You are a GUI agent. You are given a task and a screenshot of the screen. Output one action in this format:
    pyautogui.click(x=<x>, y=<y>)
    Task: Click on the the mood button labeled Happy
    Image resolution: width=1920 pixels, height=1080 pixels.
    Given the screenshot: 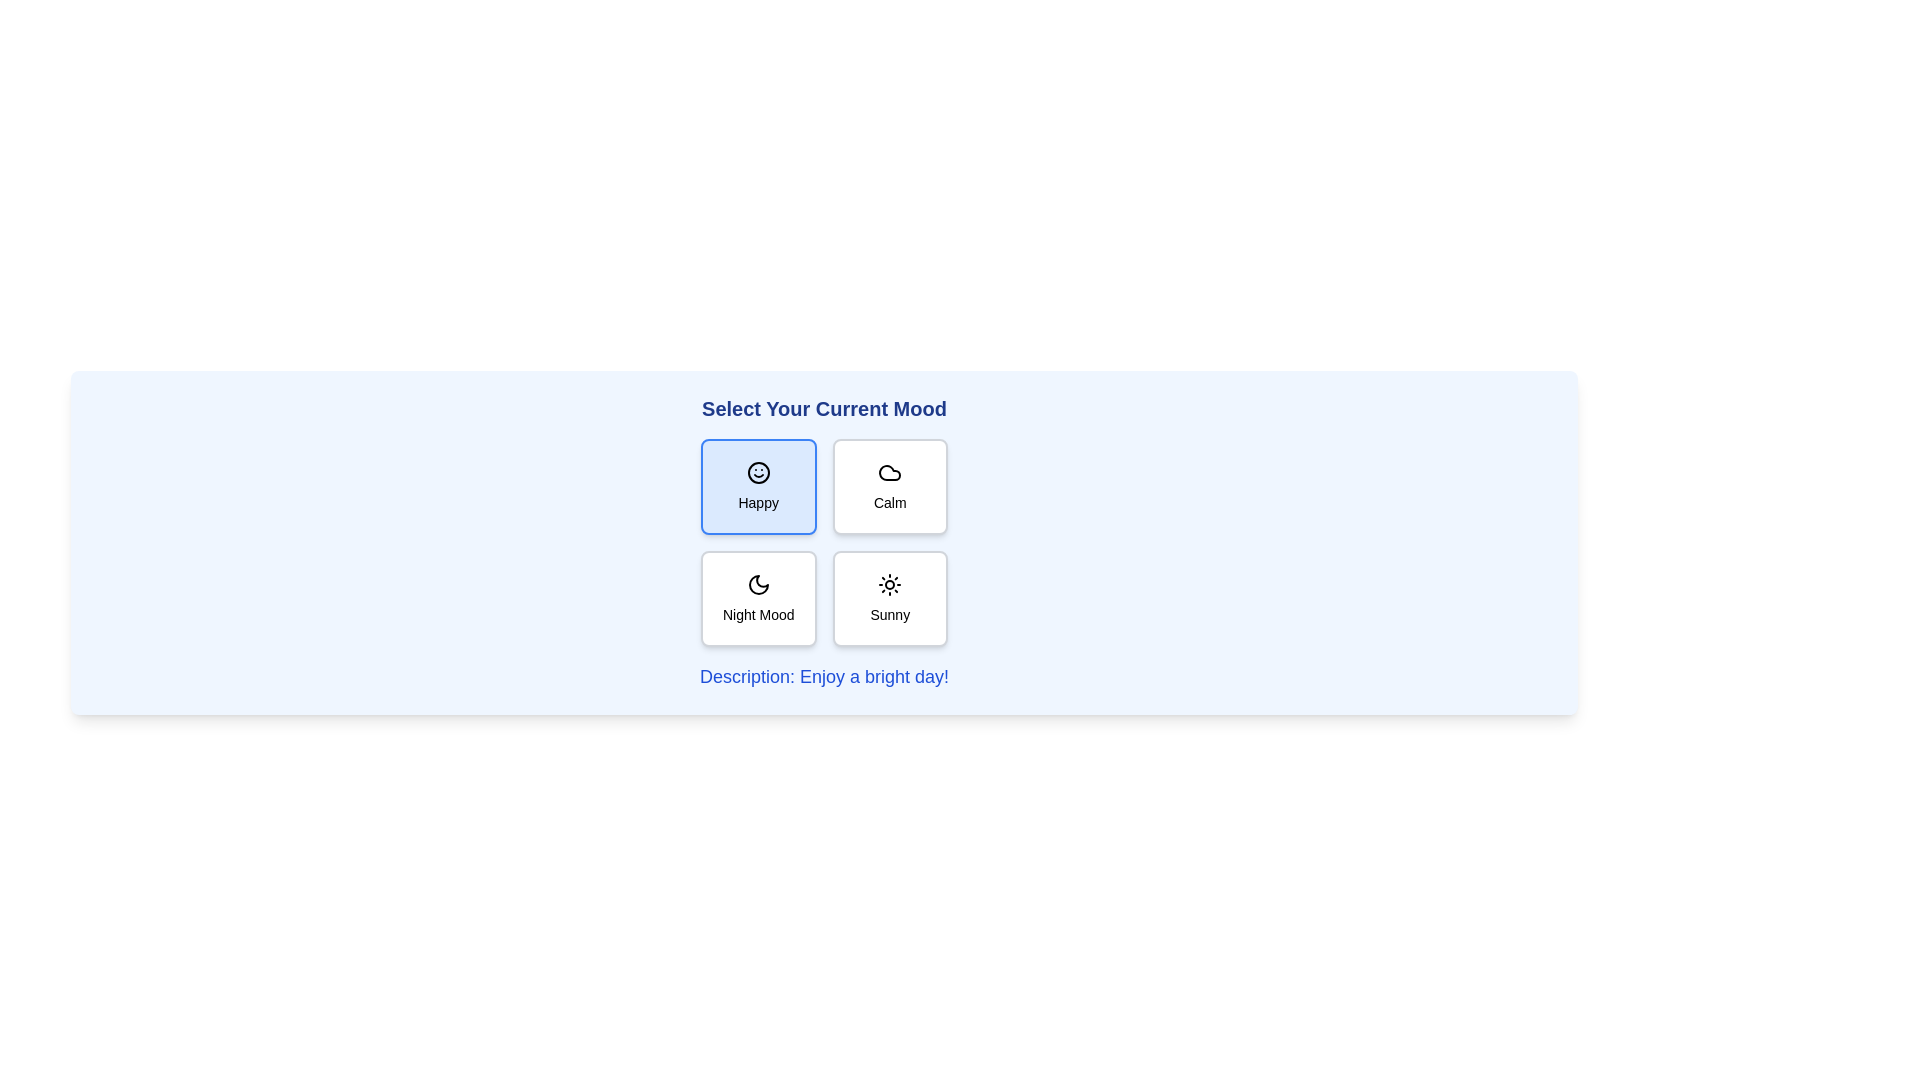 What is the action you would take?
    pyautogui.click(x=757, y=486)
    